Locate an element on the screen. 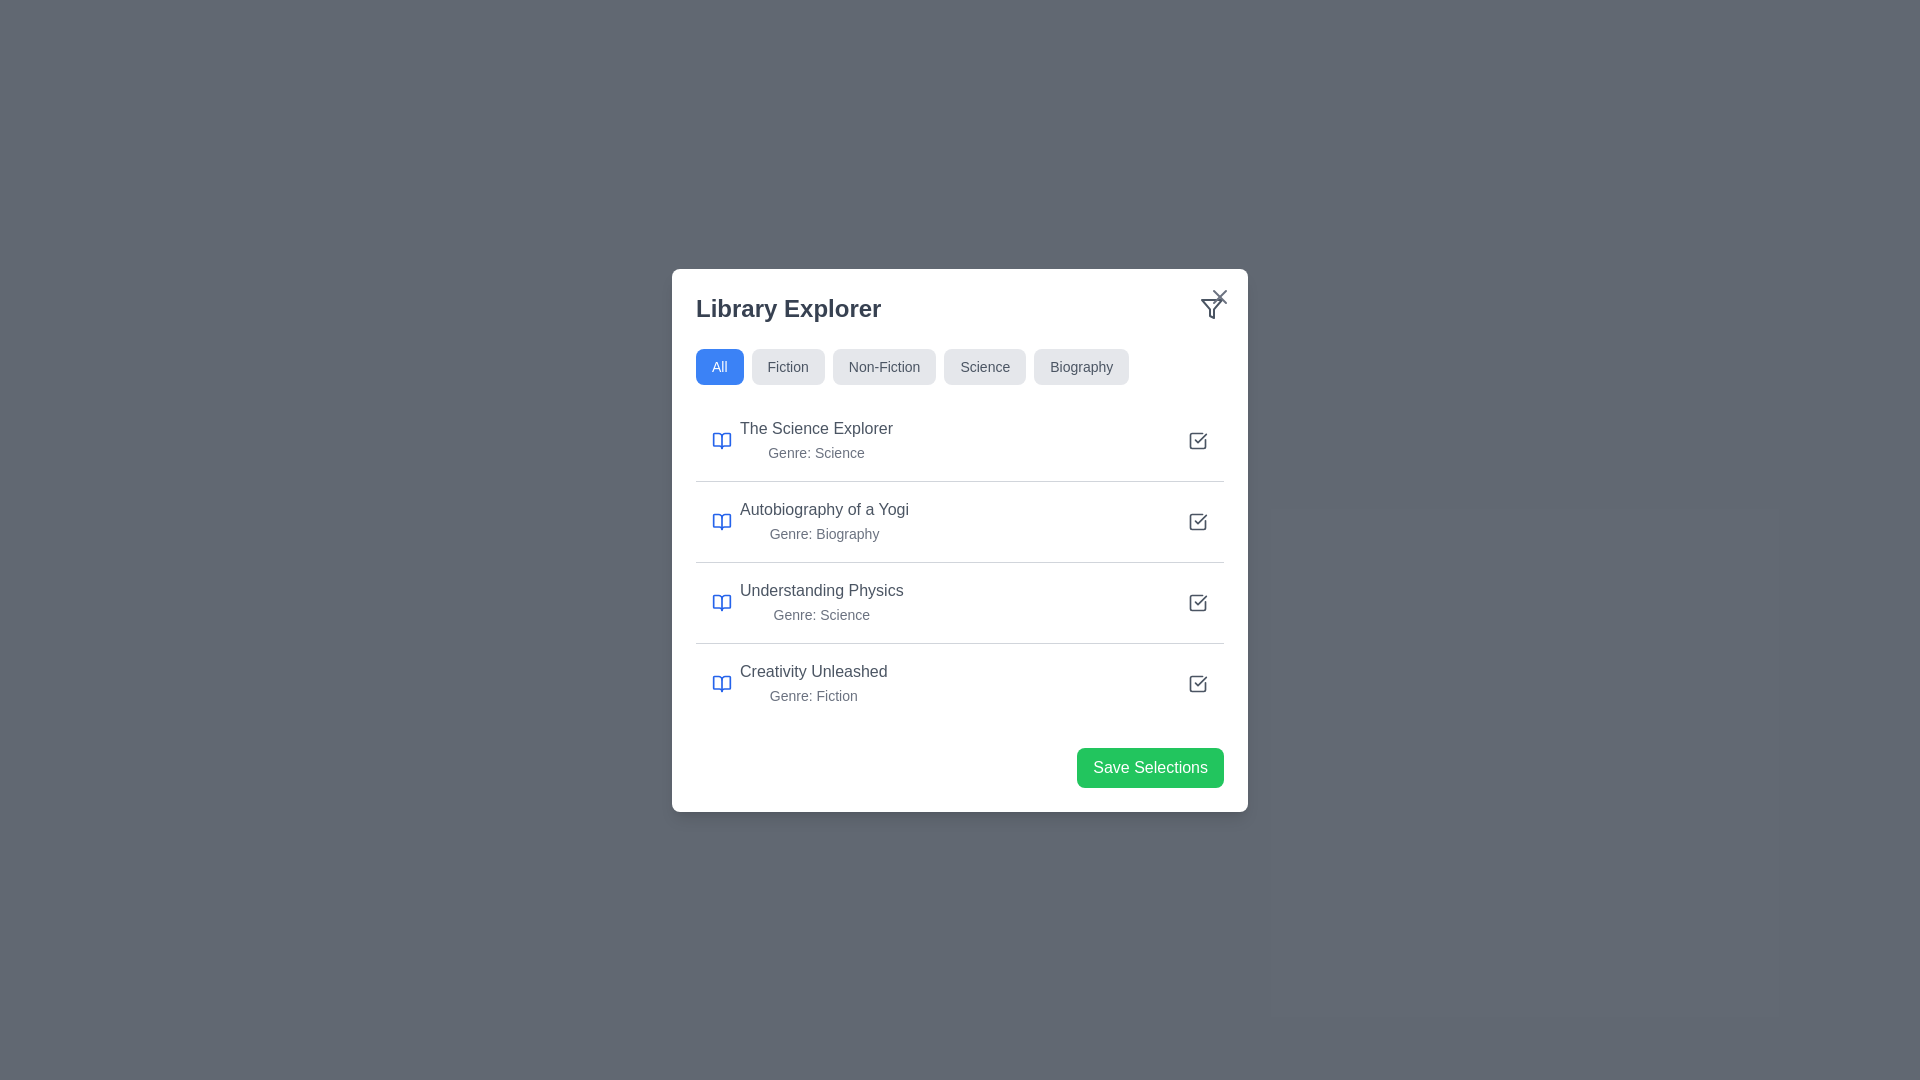 The image size is (1920, 1080). the 'Science' button with a gray background and text to filter content in the Library Explorer section is located at coordinates (985, 366).